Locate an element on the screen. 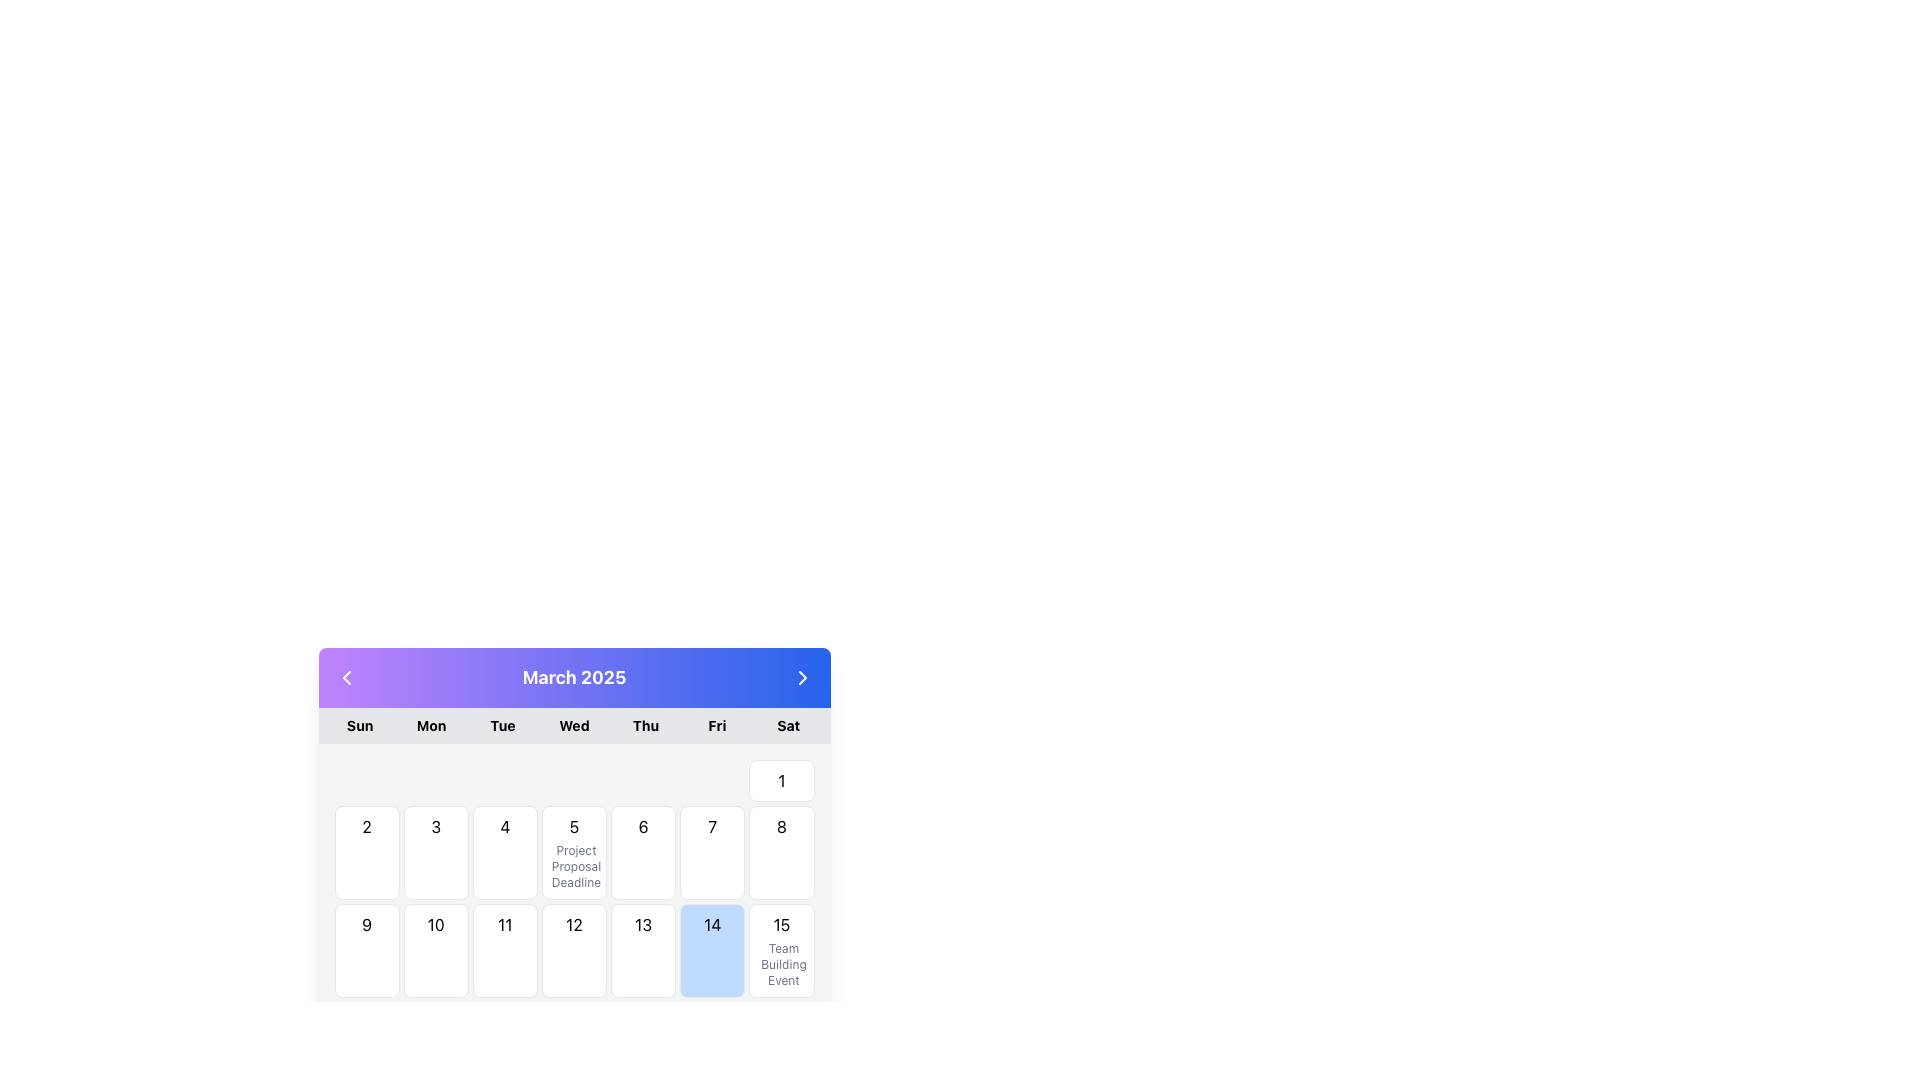 The width and height of the screenshot is (1920, 1080). the calendar day box representing the sixth day of the month is located at coordinates (643, 852).